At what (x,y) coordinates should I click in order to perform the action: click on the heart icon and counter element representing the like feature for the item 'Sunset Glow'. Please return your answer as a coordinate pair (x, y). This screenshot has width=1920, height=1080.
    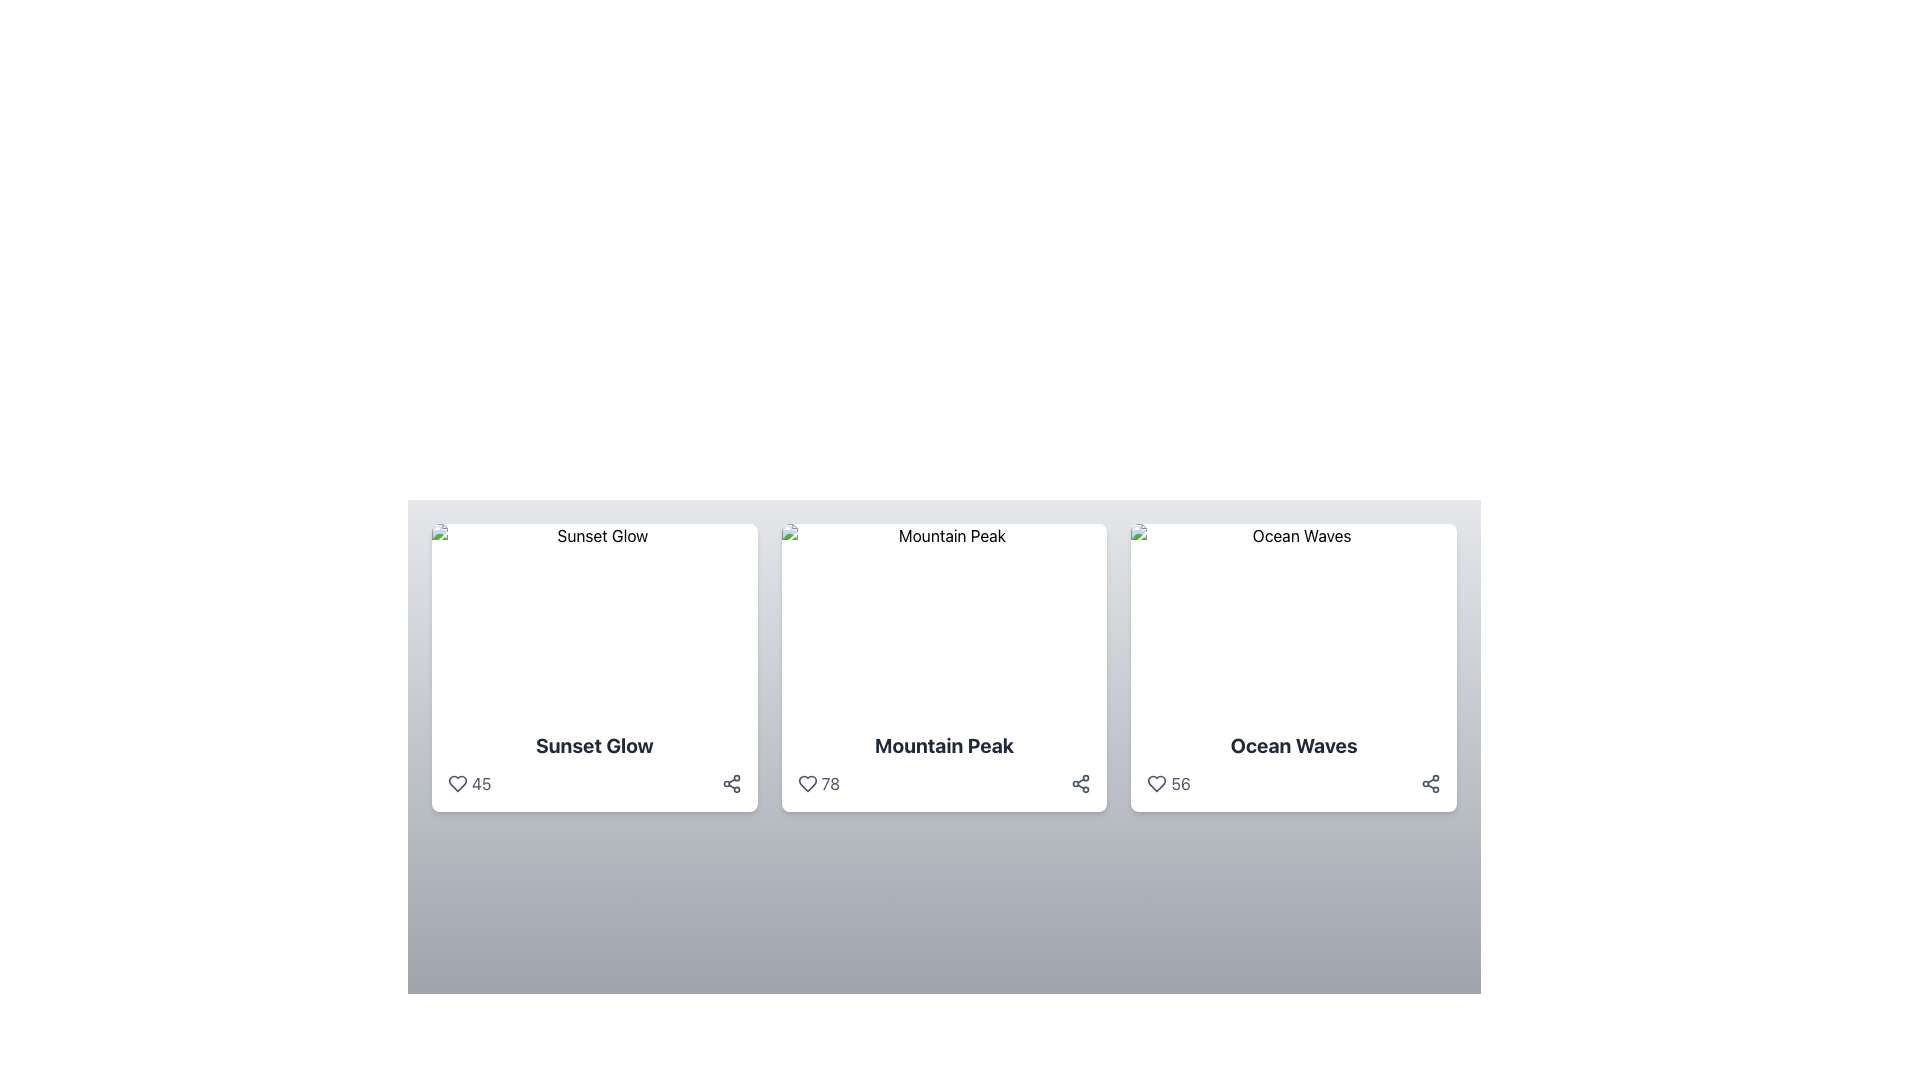
    Looking at the image, I should click on (468, 782).